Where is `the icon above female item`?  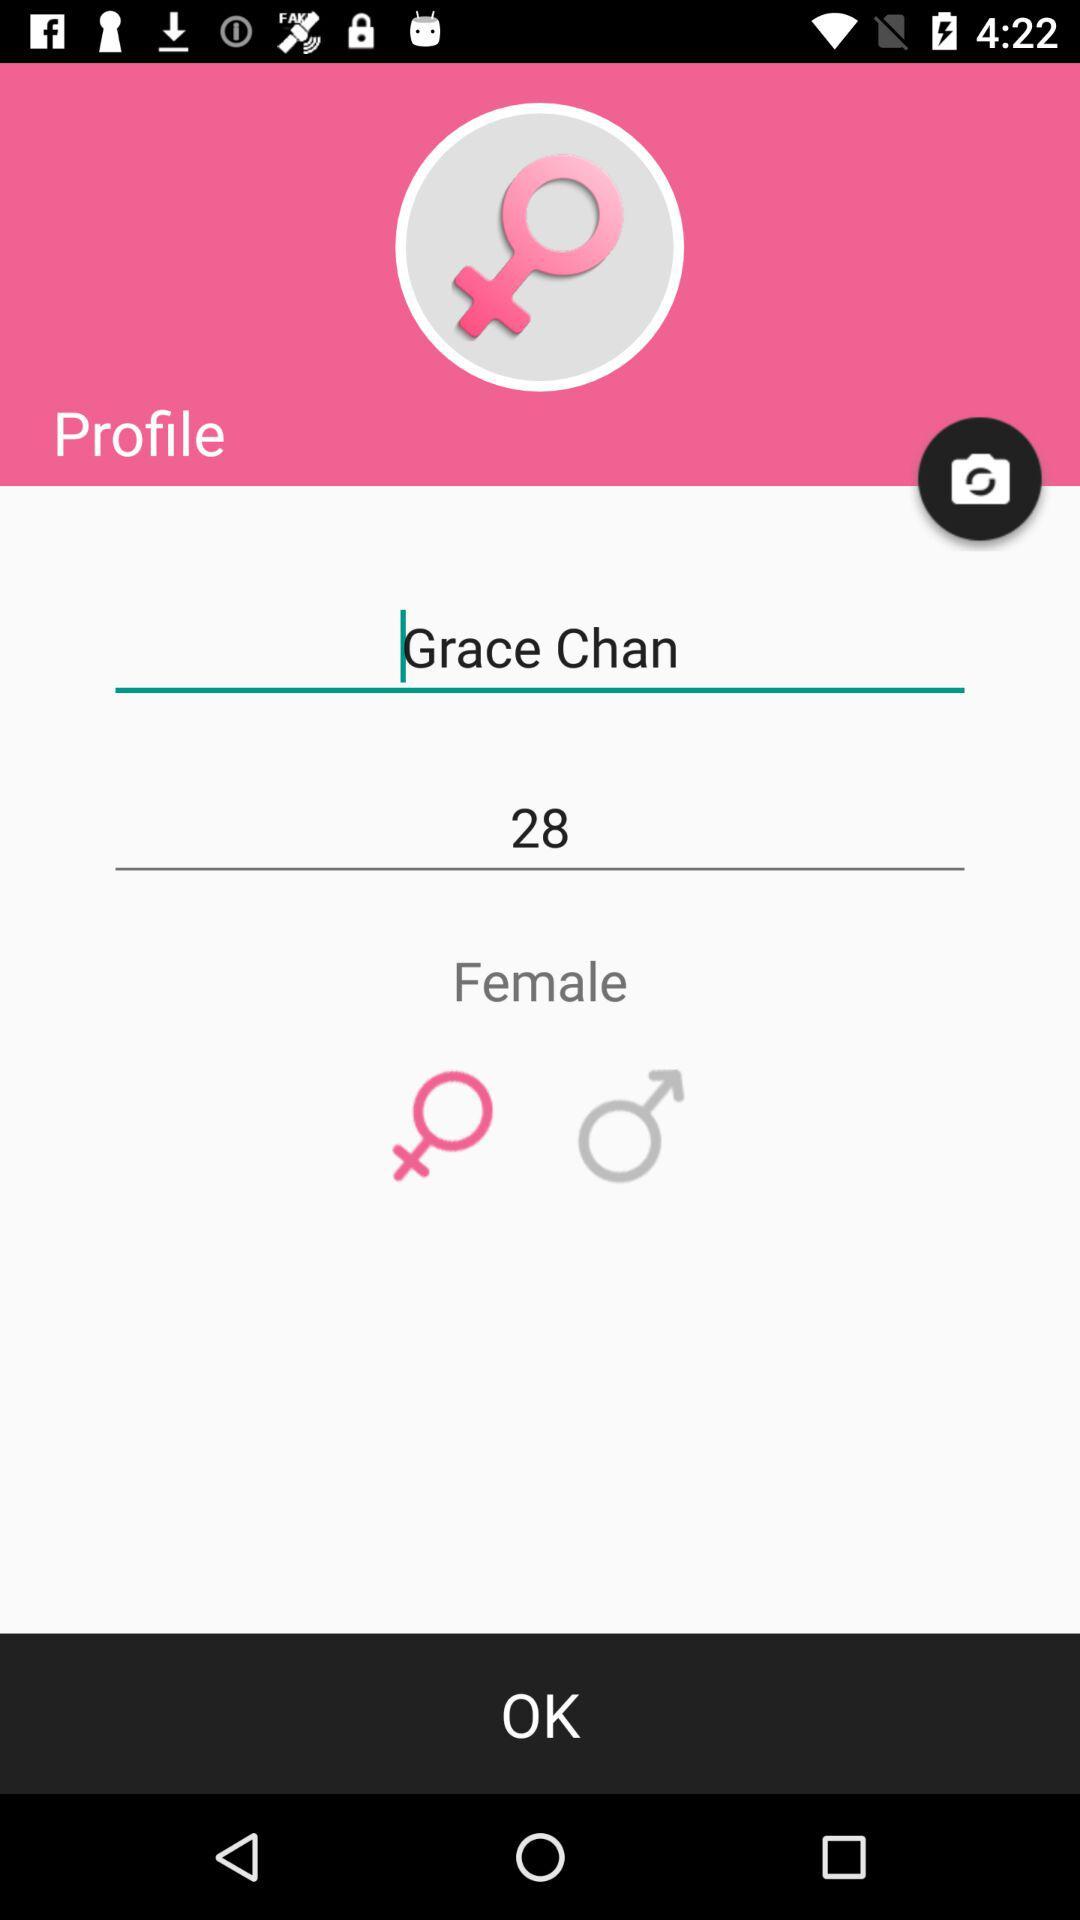 the icon above female item is located at coordinates (540, 827).